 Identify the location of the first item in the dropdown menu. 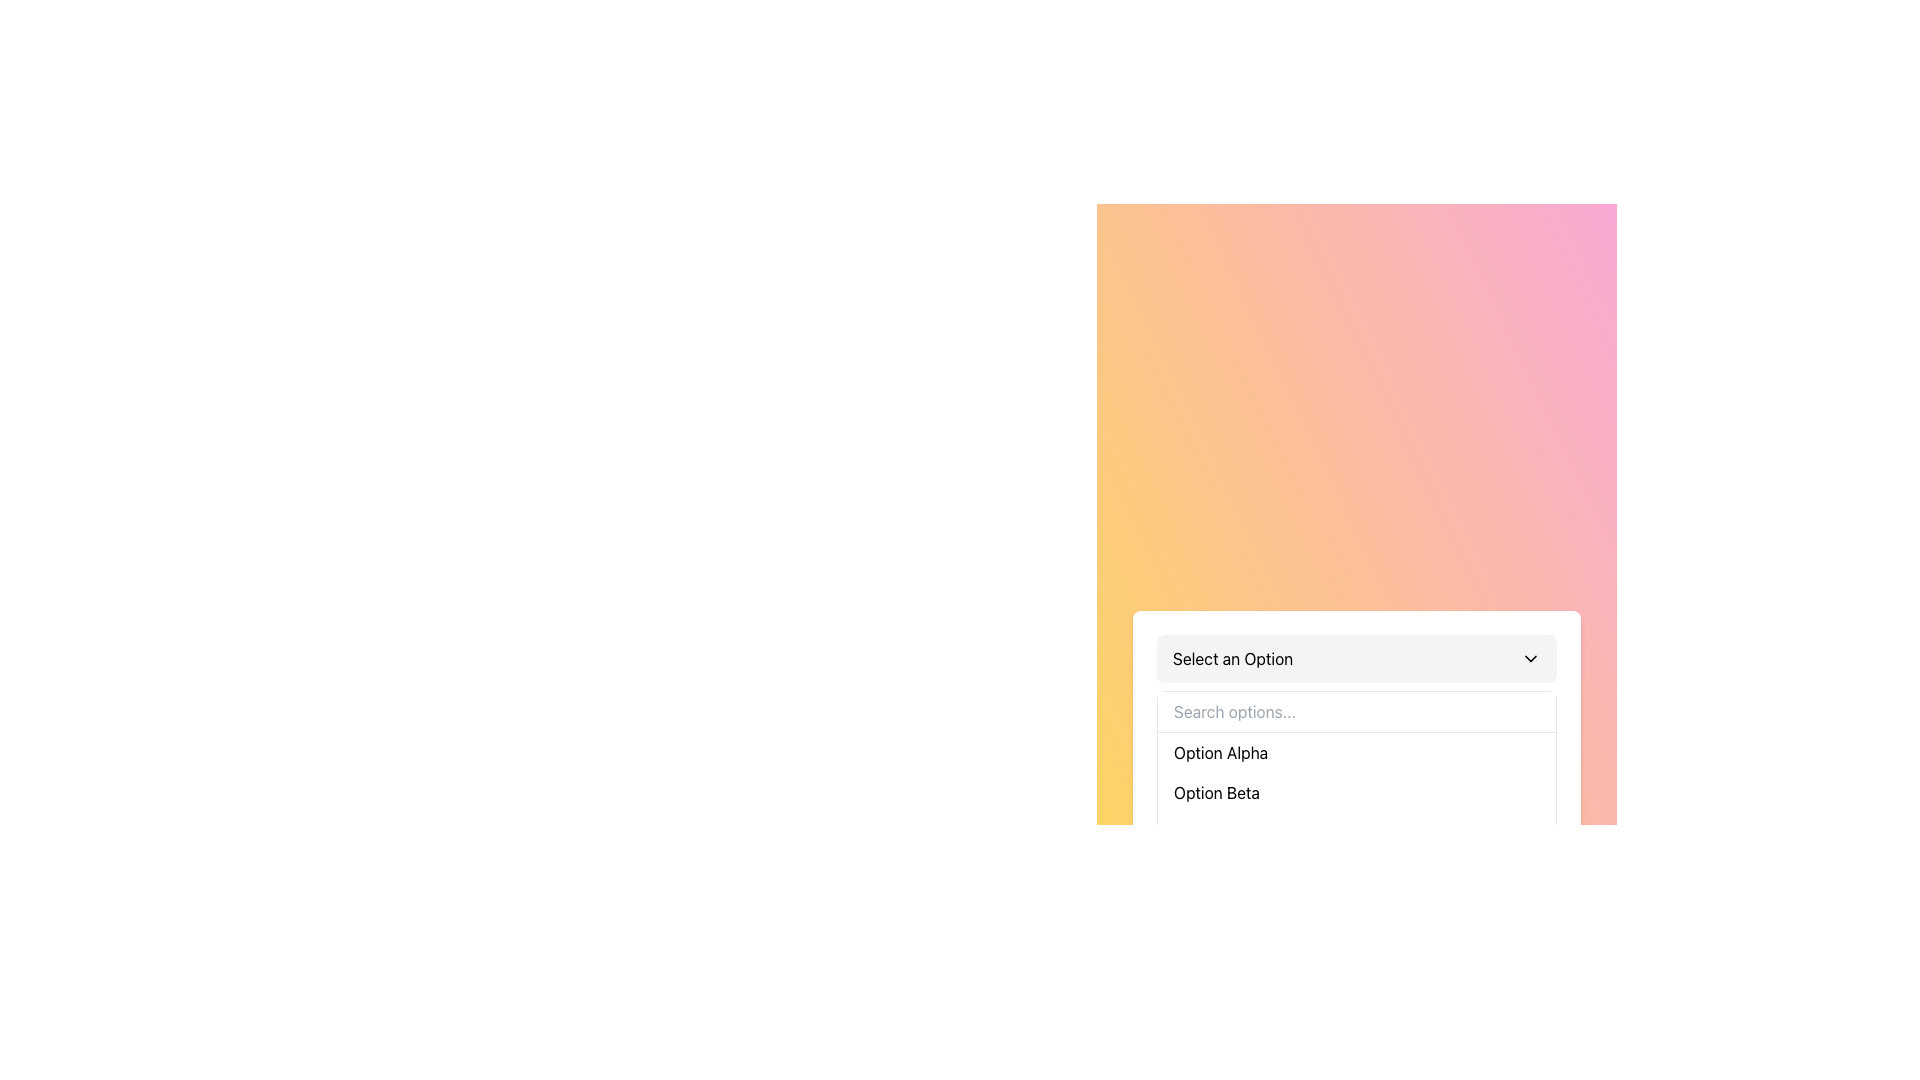
(1357, 752).